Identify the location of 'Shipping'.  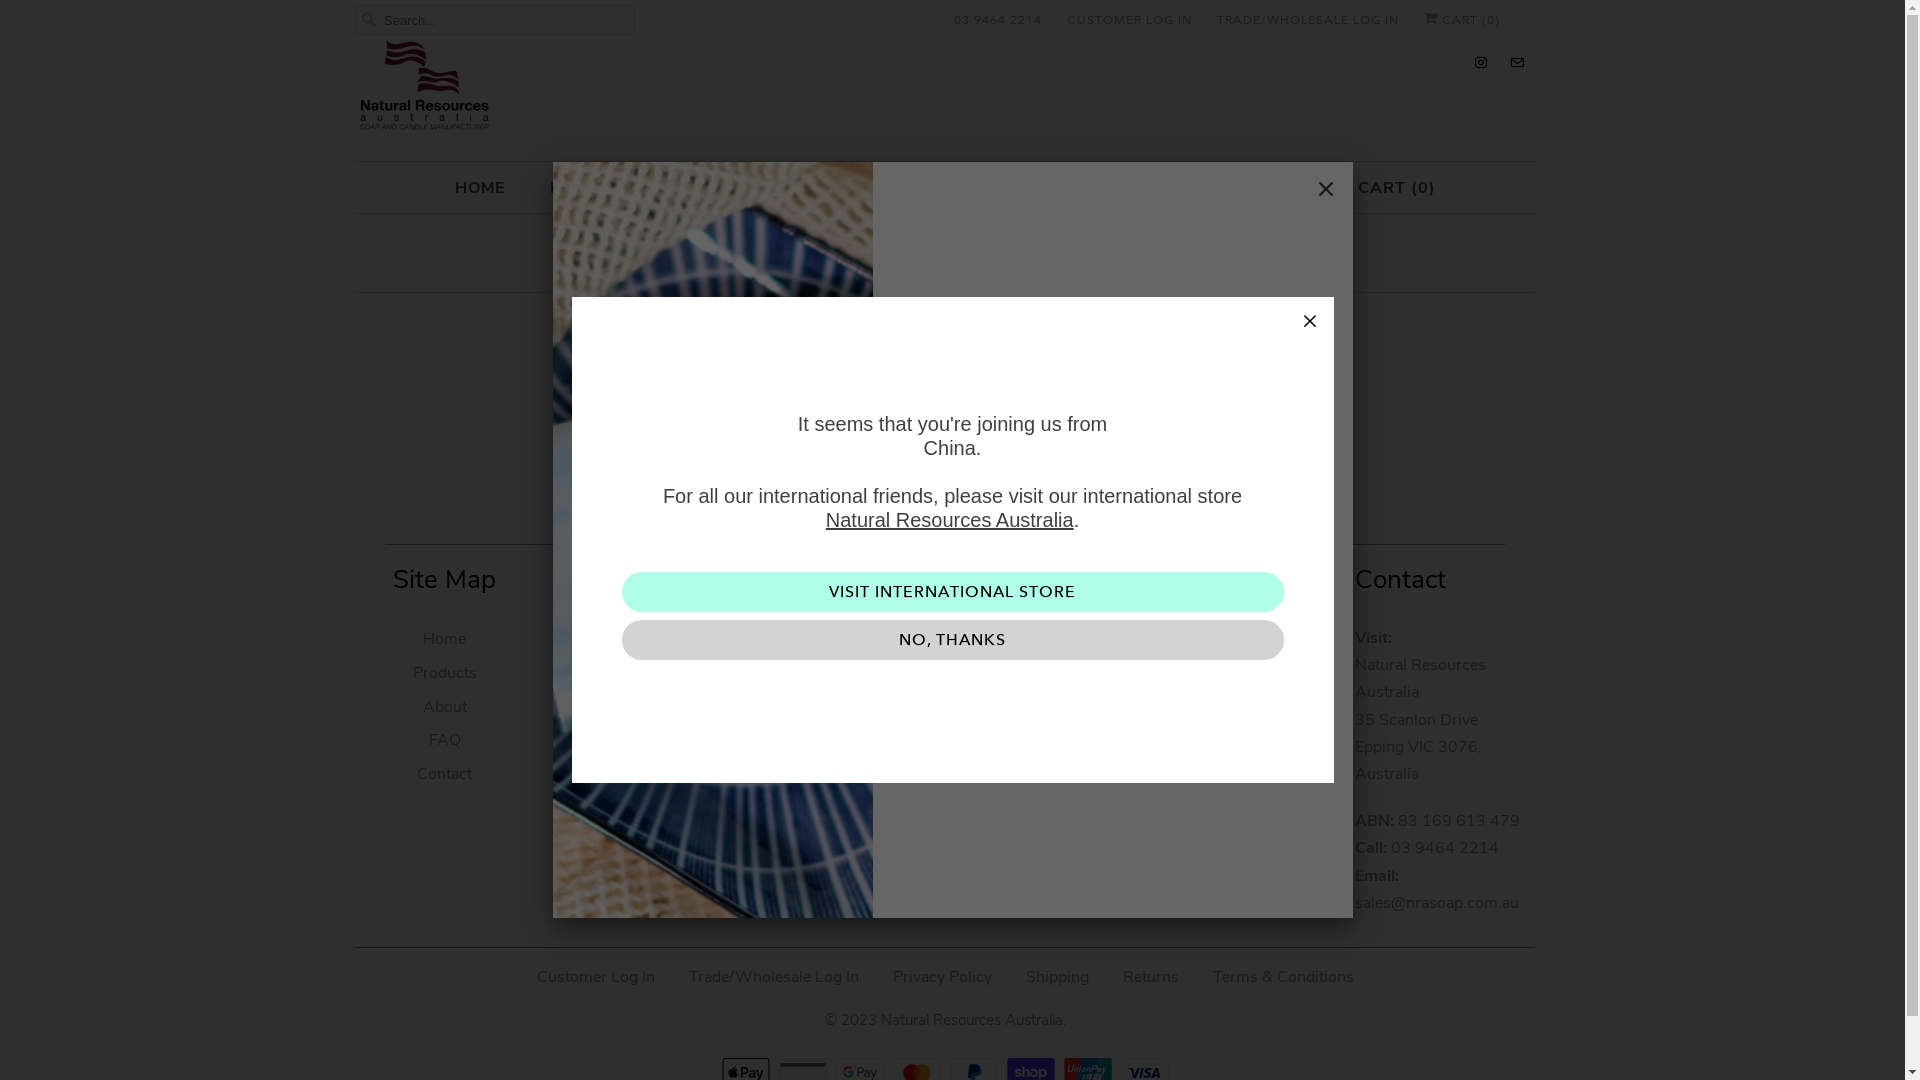
(1056, 975).